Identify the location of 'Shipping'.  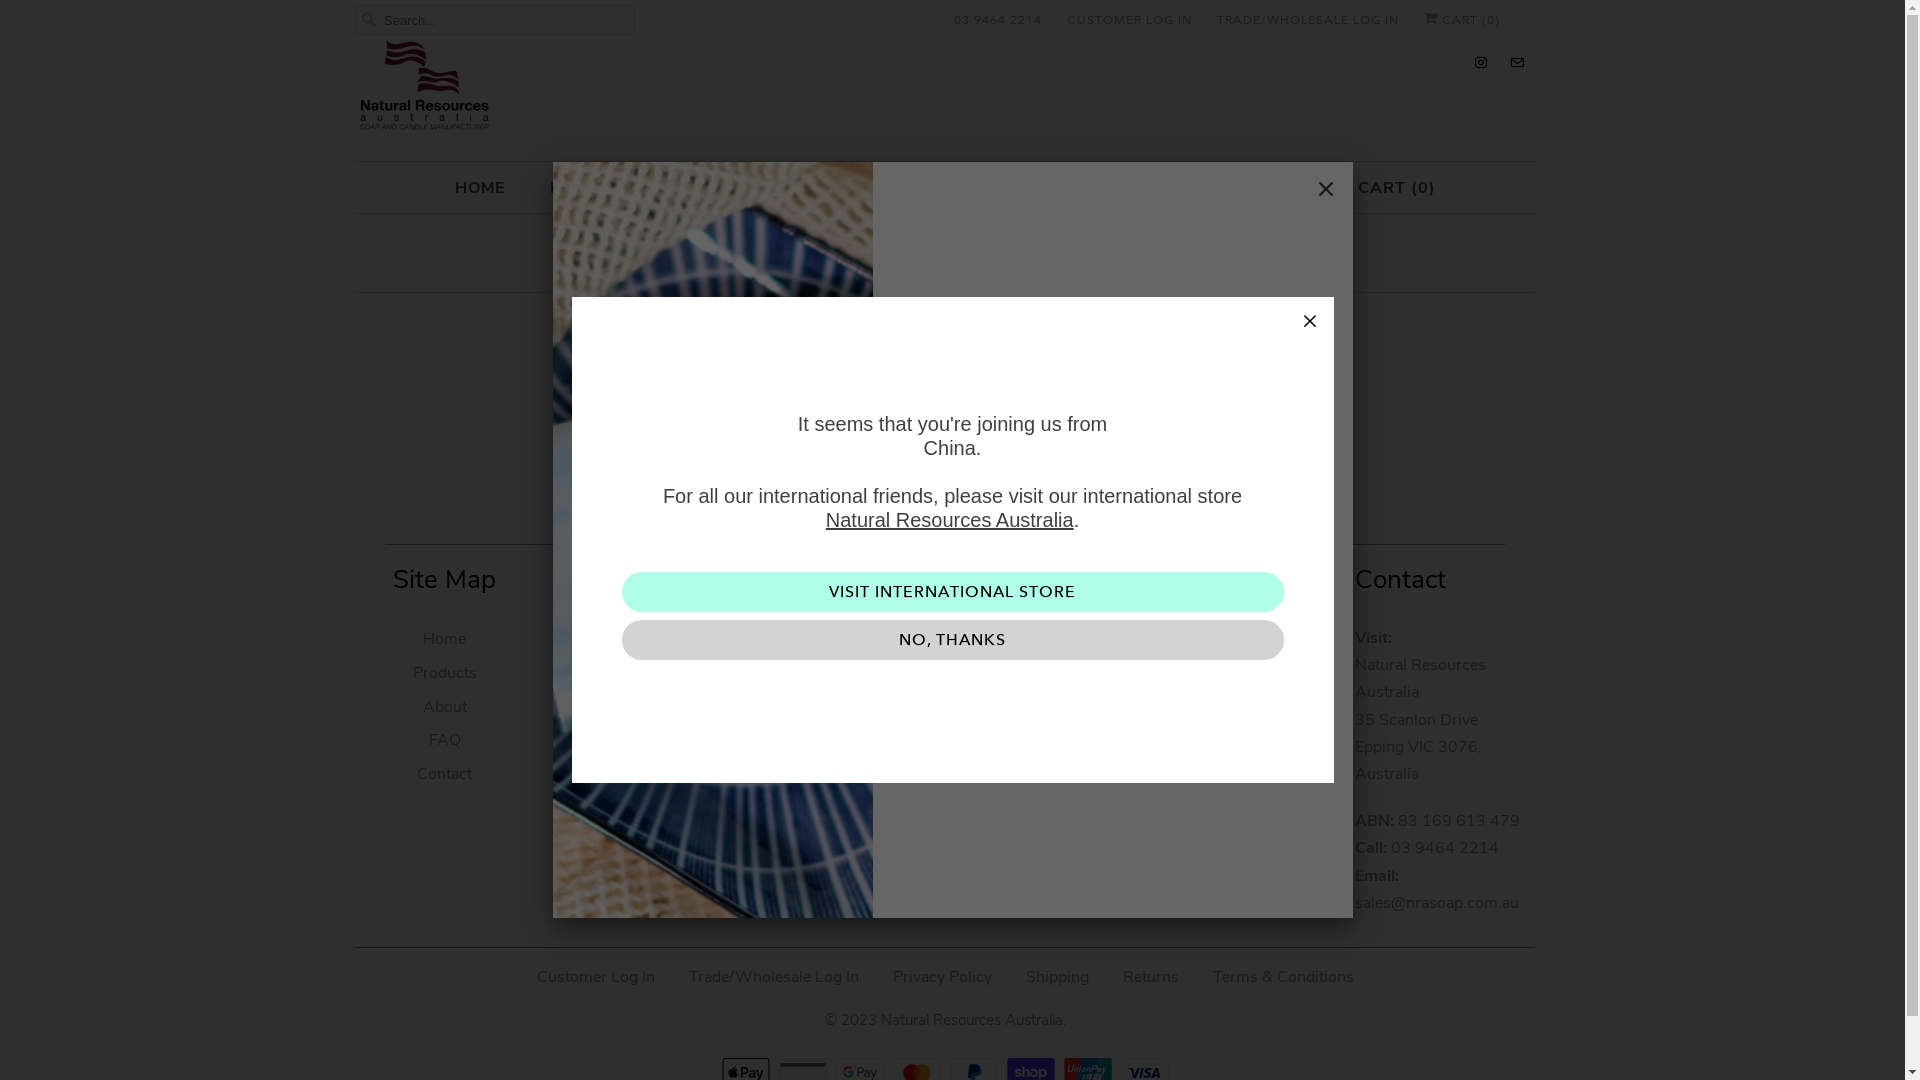
(1056, 975).